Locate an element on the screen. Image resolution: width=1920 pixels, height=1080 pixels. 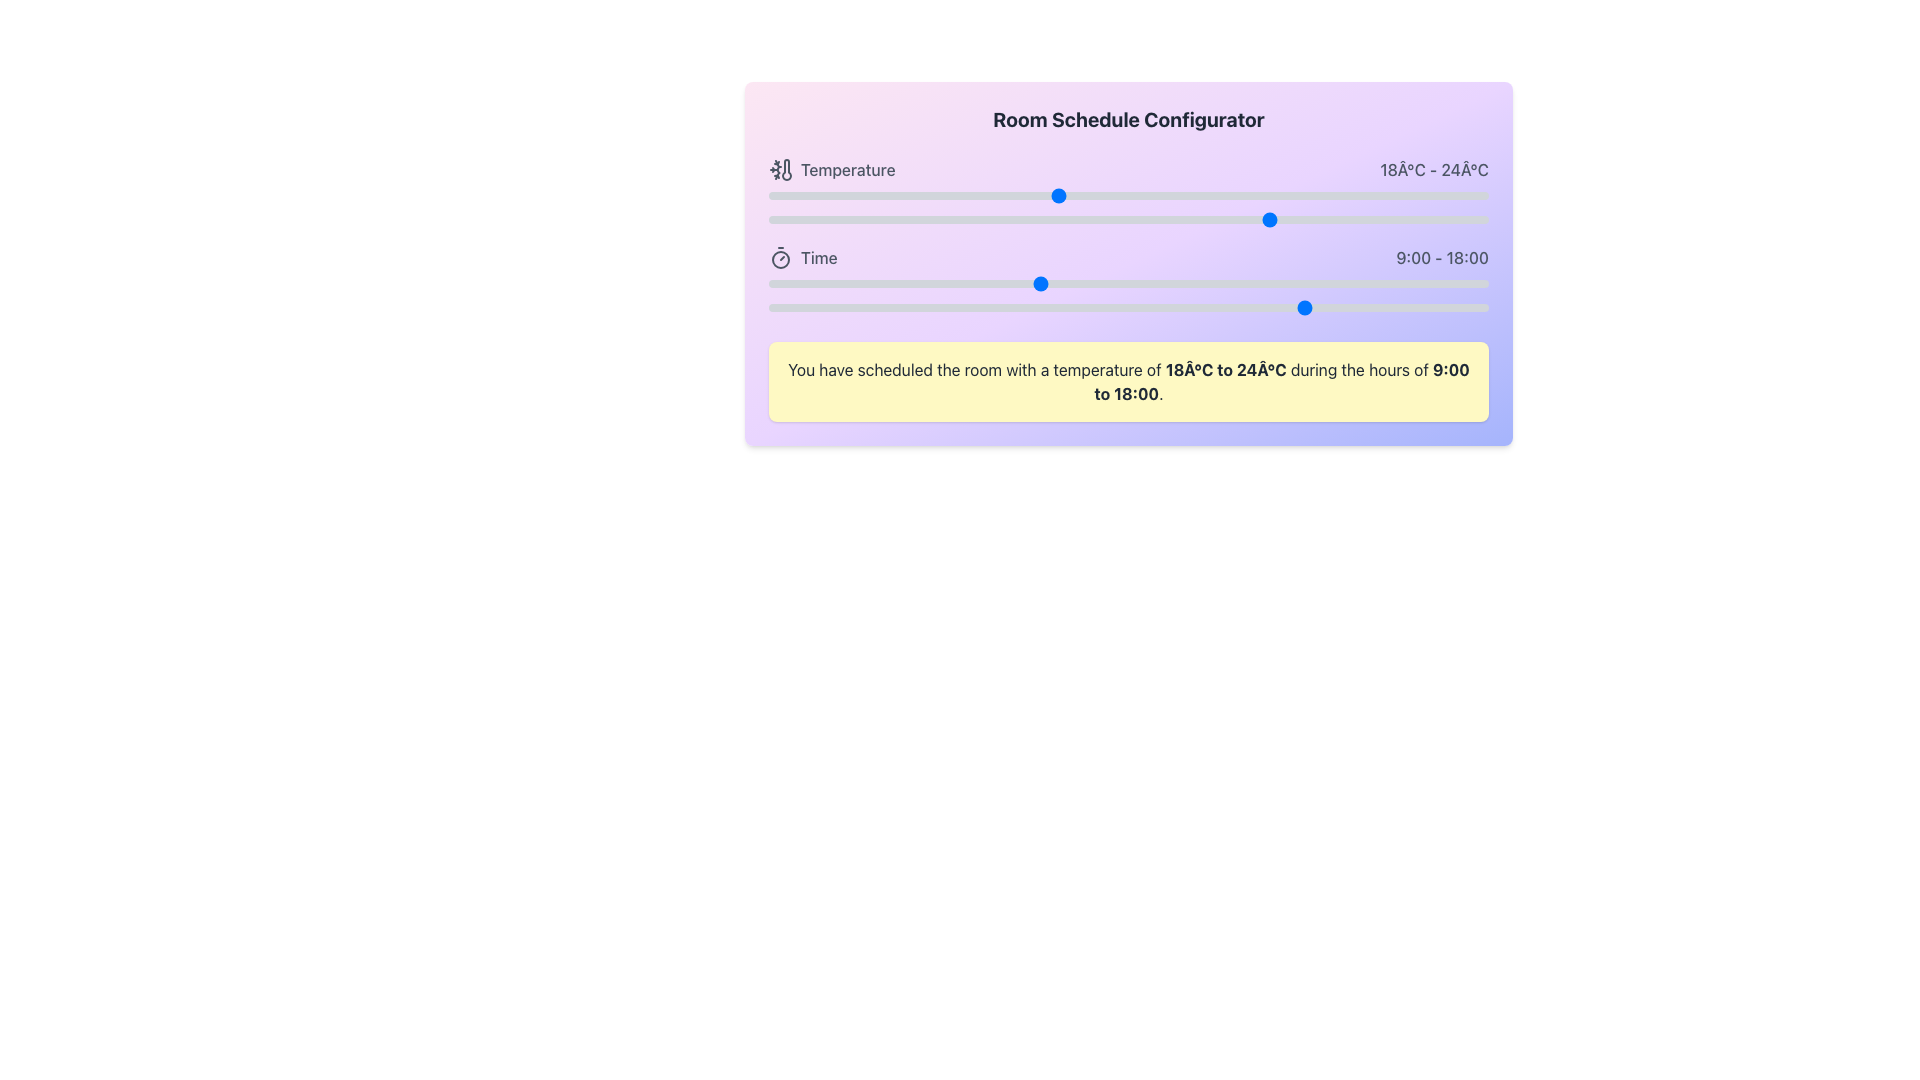
the time is located at coordinates (1459, 284).